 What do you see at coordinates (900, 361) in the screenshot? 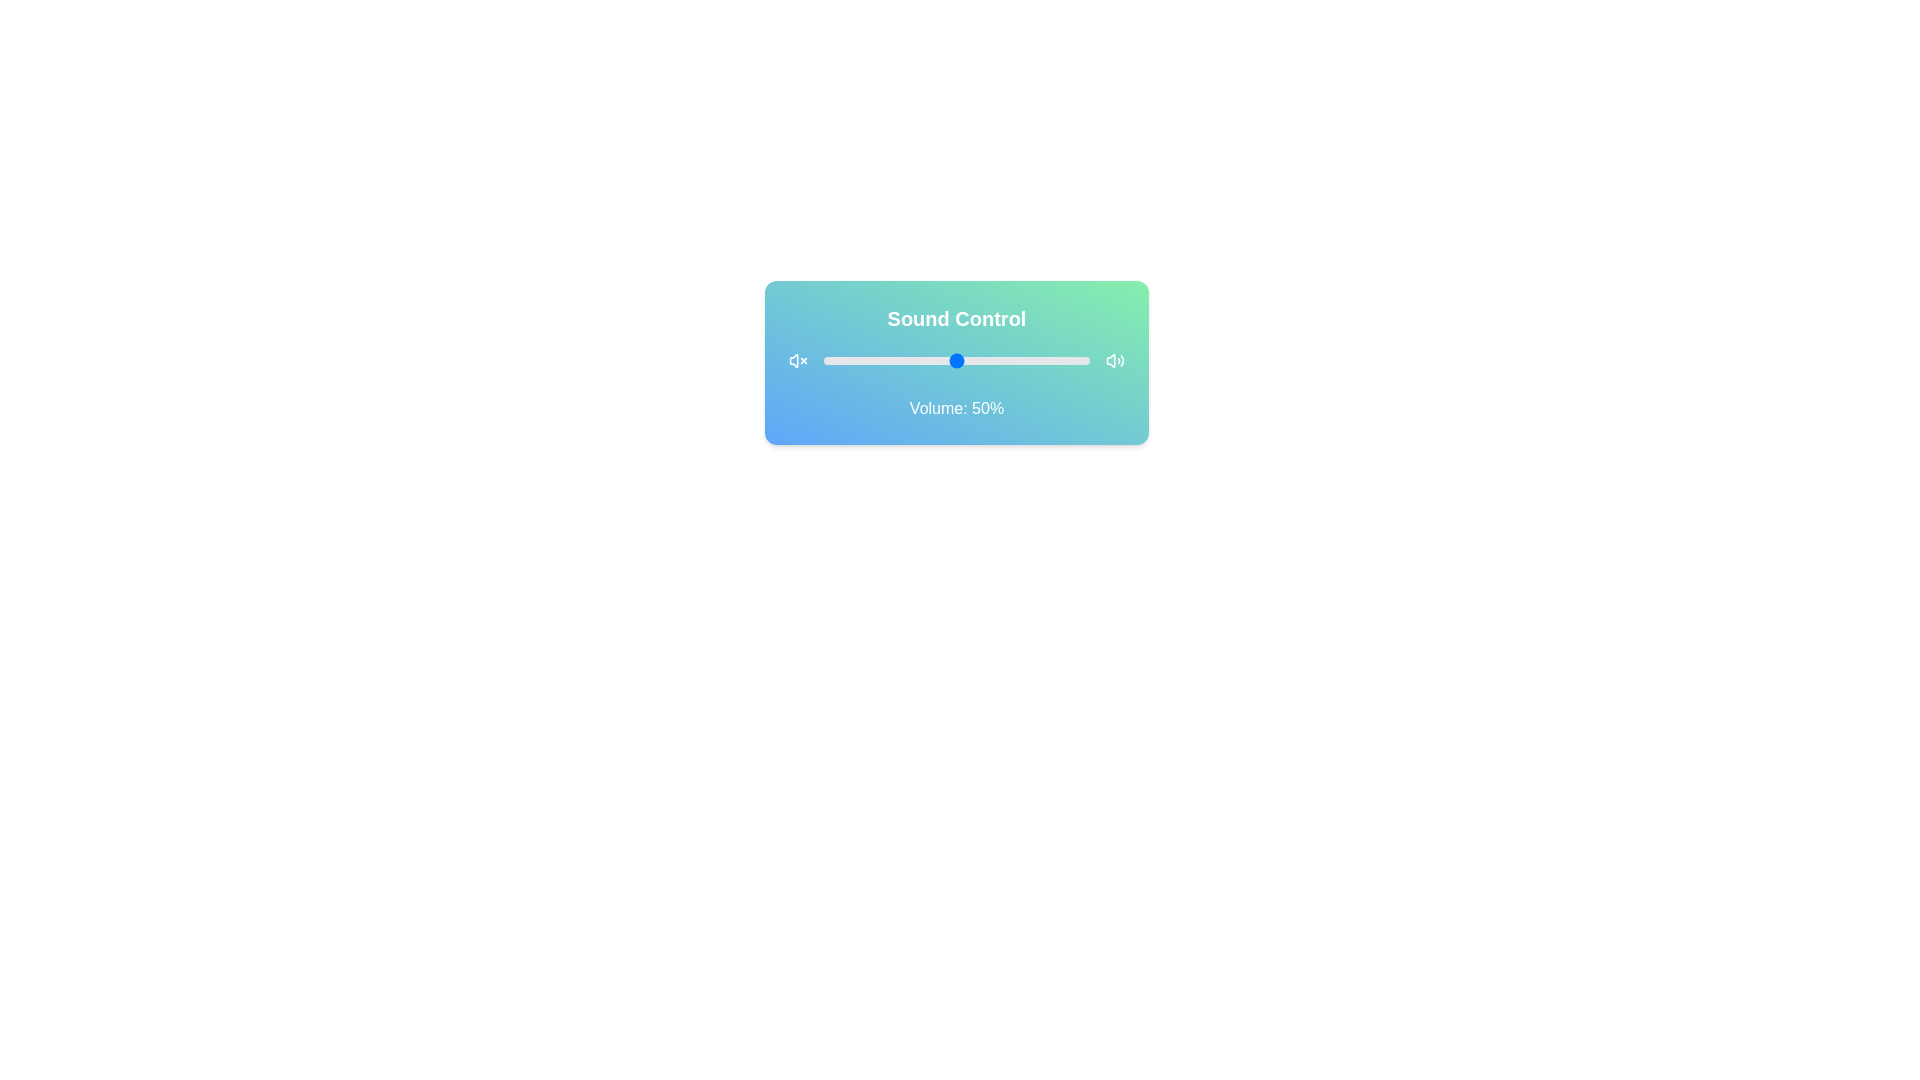
I see `the volume` at bounding box center [900, 361].